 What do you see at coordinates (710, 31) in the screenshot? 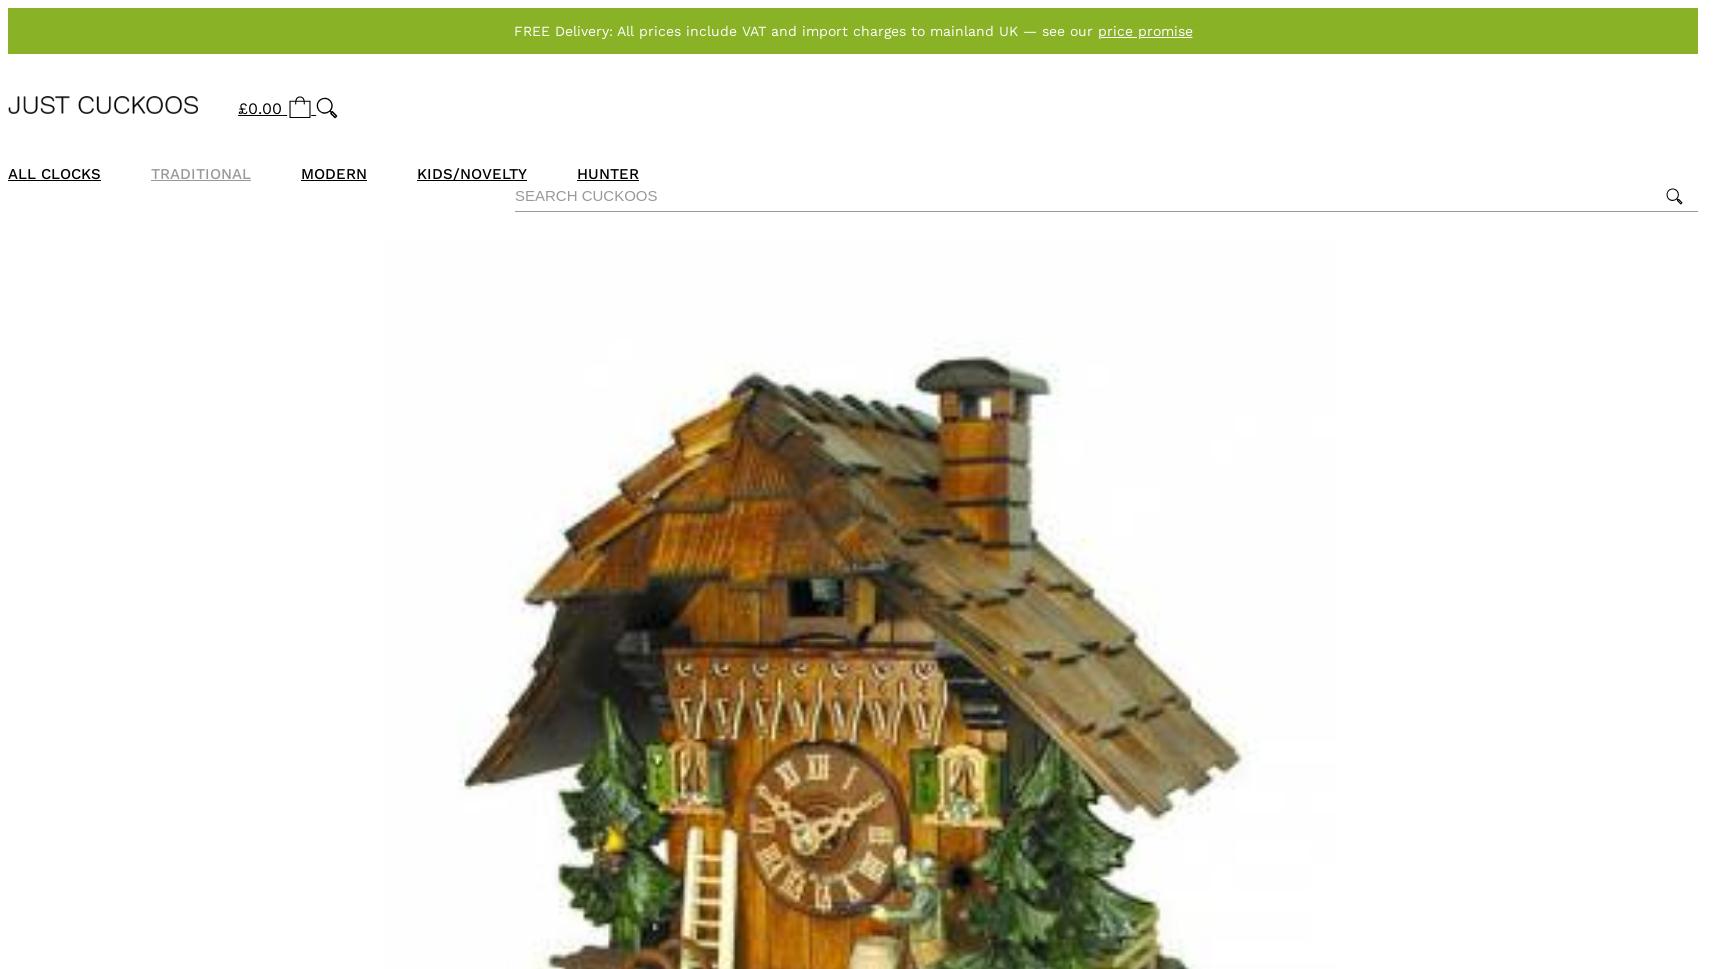
I see `'FREE Delivery: All prices include VAT and import charges'` at bounding box center [710, 31].